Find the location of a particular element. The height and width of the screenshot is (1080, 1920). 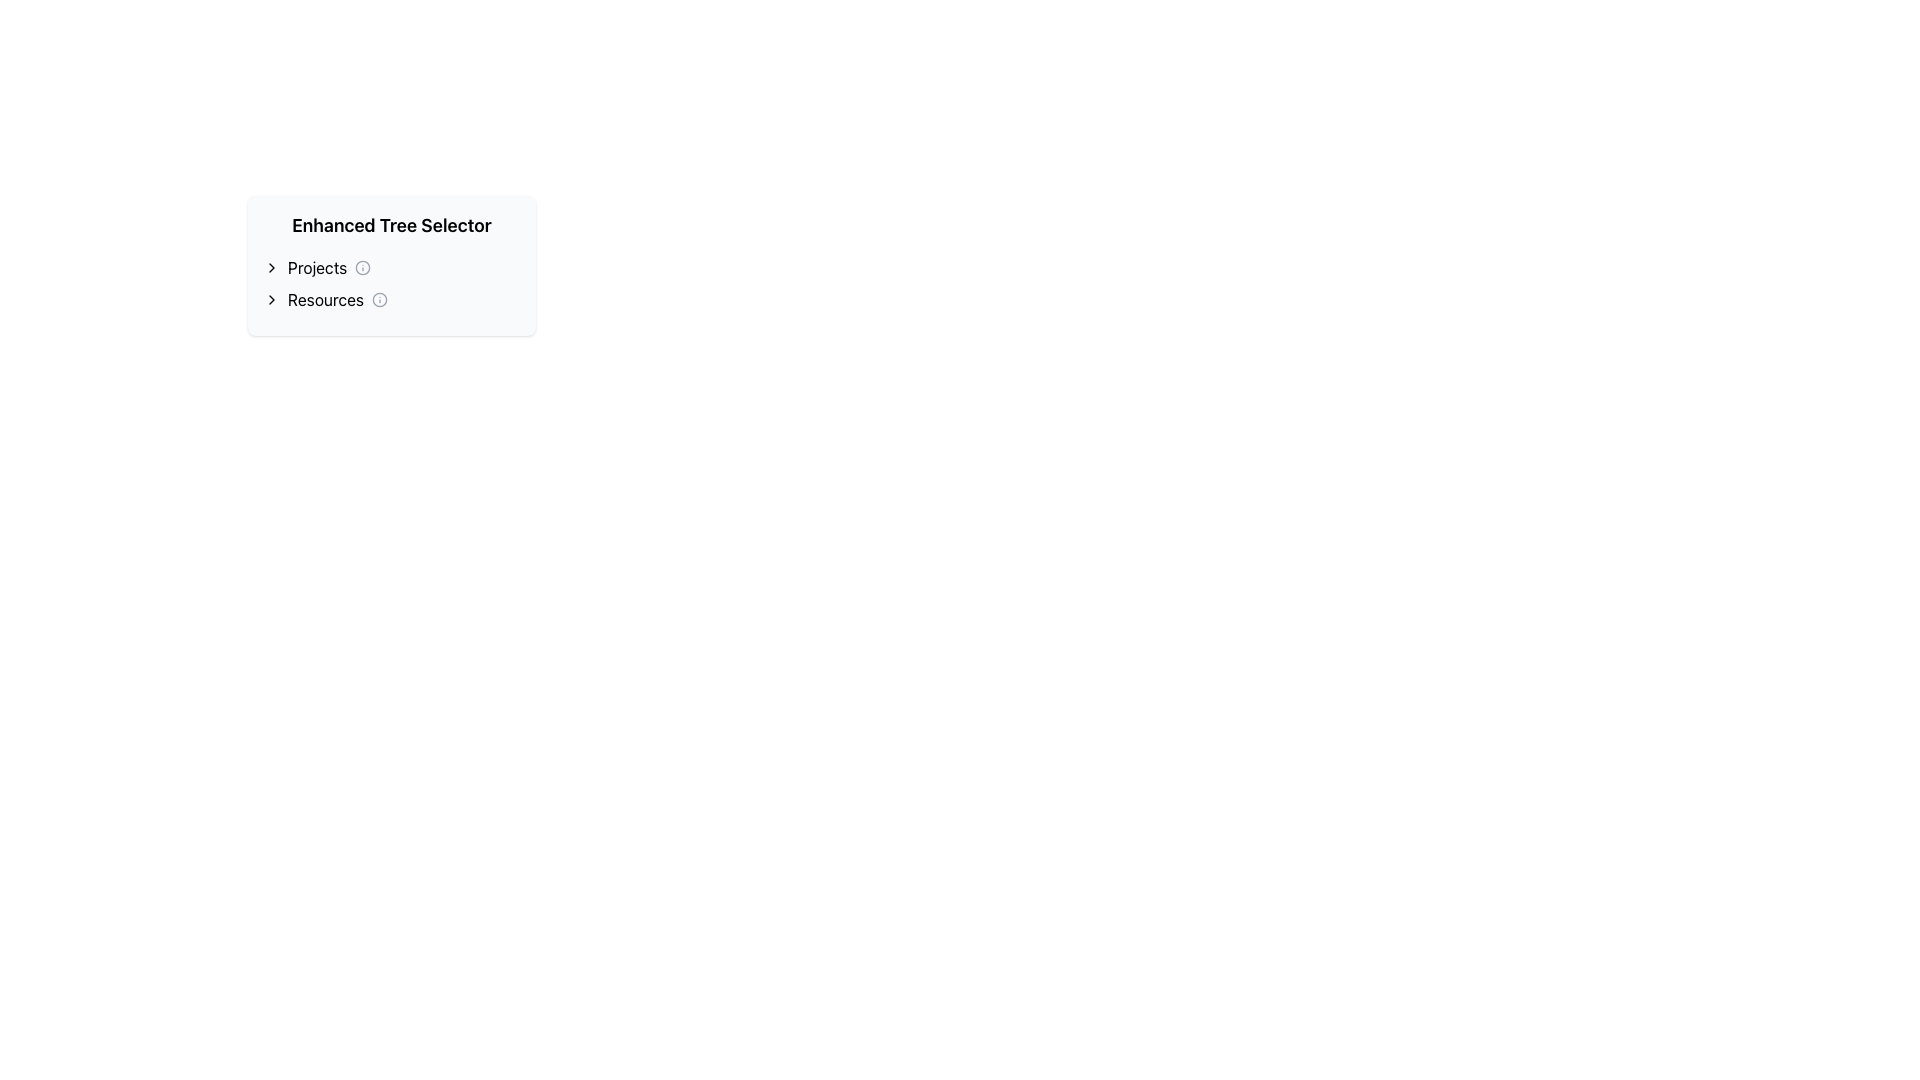

the rightward-facing chevron icon adjacent to the 'Projects' label is located at coordinates (271, 266).